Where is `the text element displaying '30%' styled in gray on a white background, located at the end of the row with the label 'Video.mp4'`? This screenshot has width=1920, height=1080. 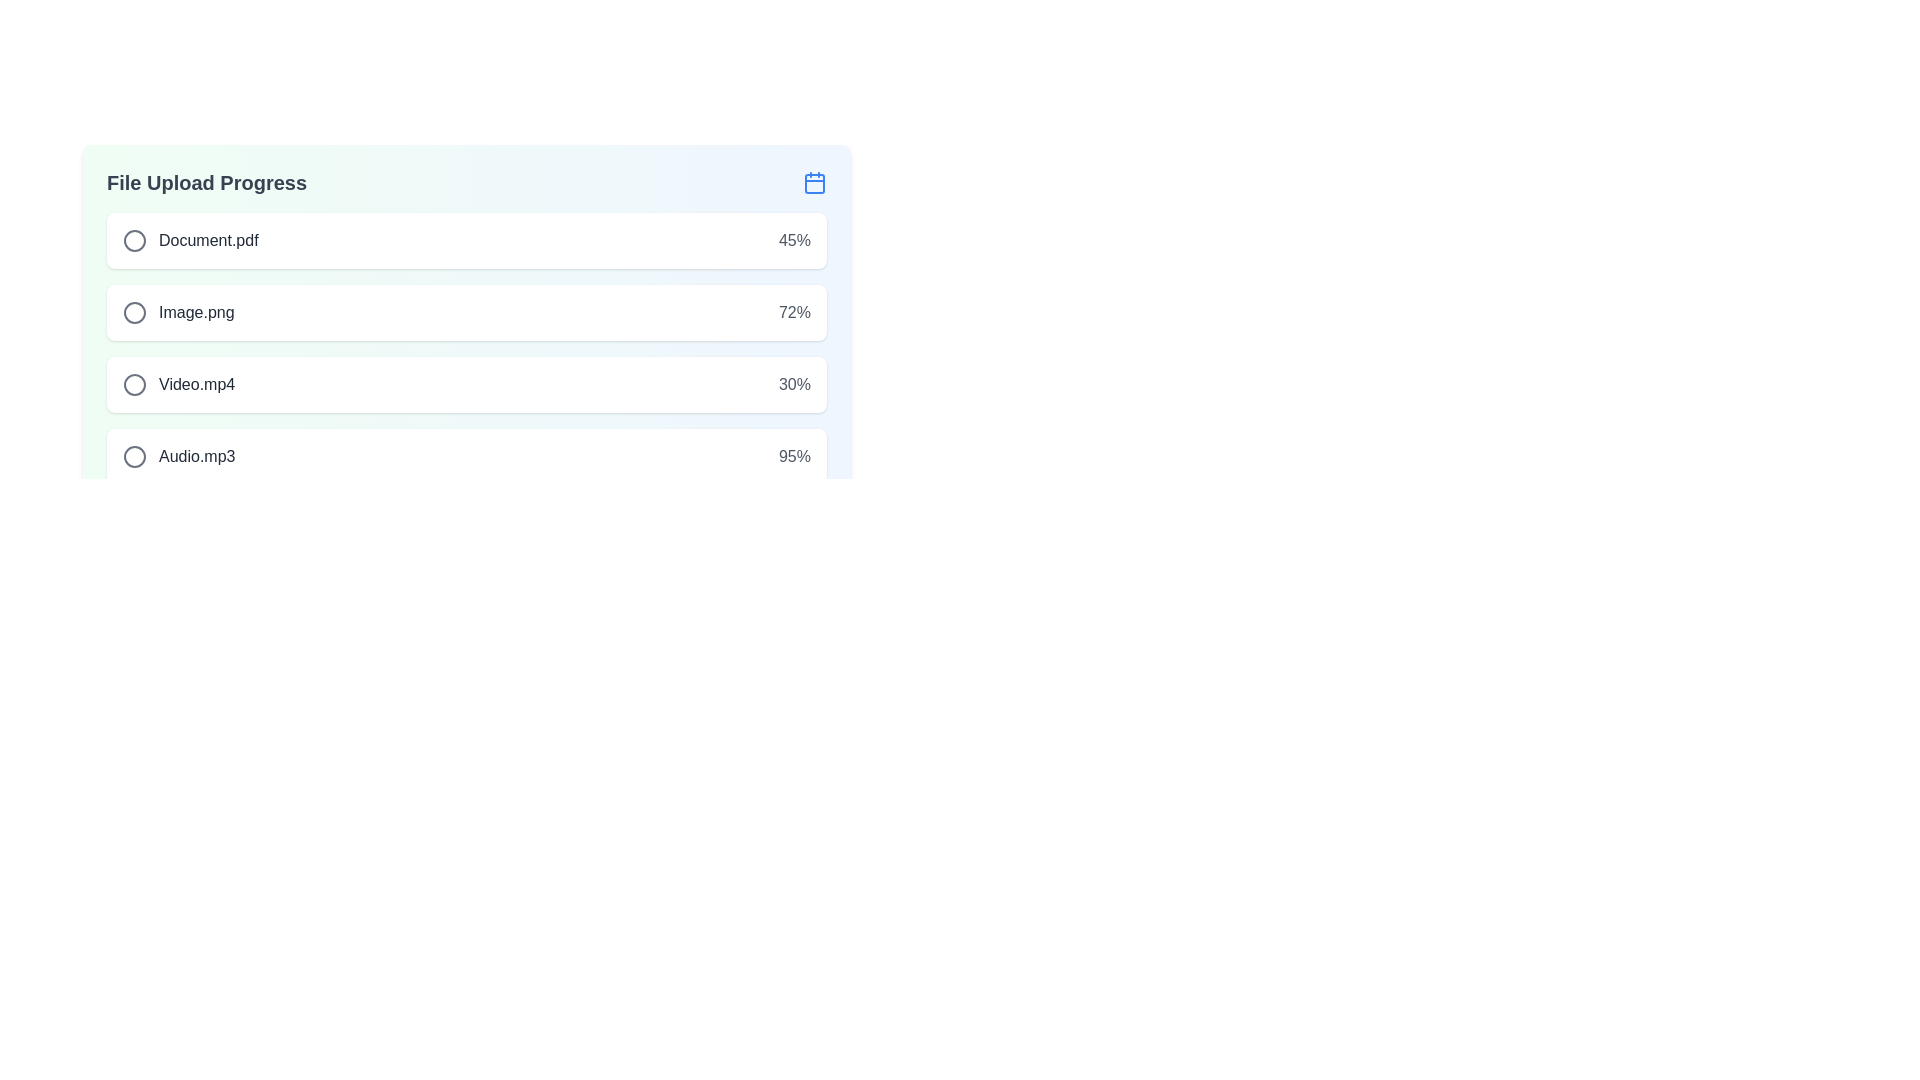 the text element displaying '30%' styled in gray on a white background, located at the end of the row with the label 'Video.mp4' is located at coordinates (794, 385).